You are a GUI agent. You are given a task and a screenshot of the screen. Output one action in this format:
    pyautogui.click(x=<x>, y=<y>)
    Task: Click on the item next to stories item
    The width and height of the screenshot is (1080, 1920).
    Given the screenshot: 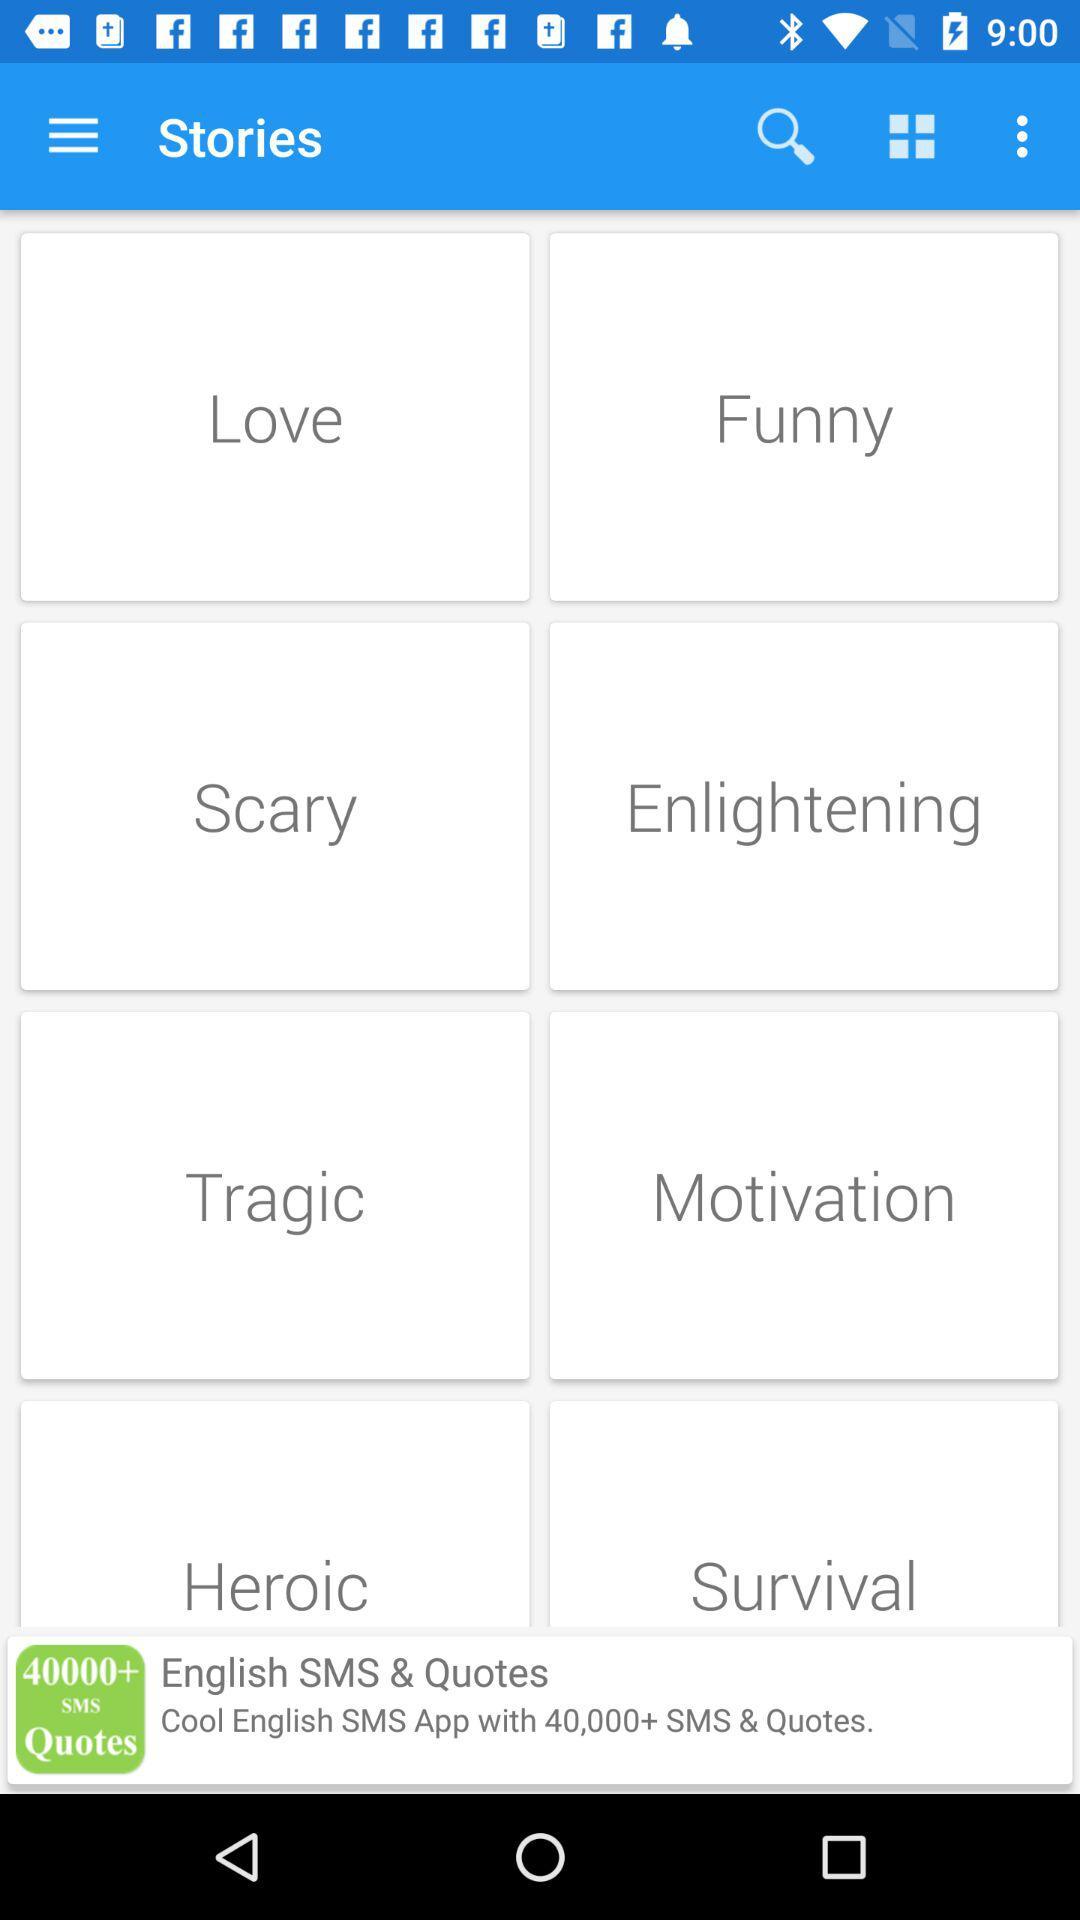 What is the action you would take?
    pyautogui.click(x=72, y=135)
    